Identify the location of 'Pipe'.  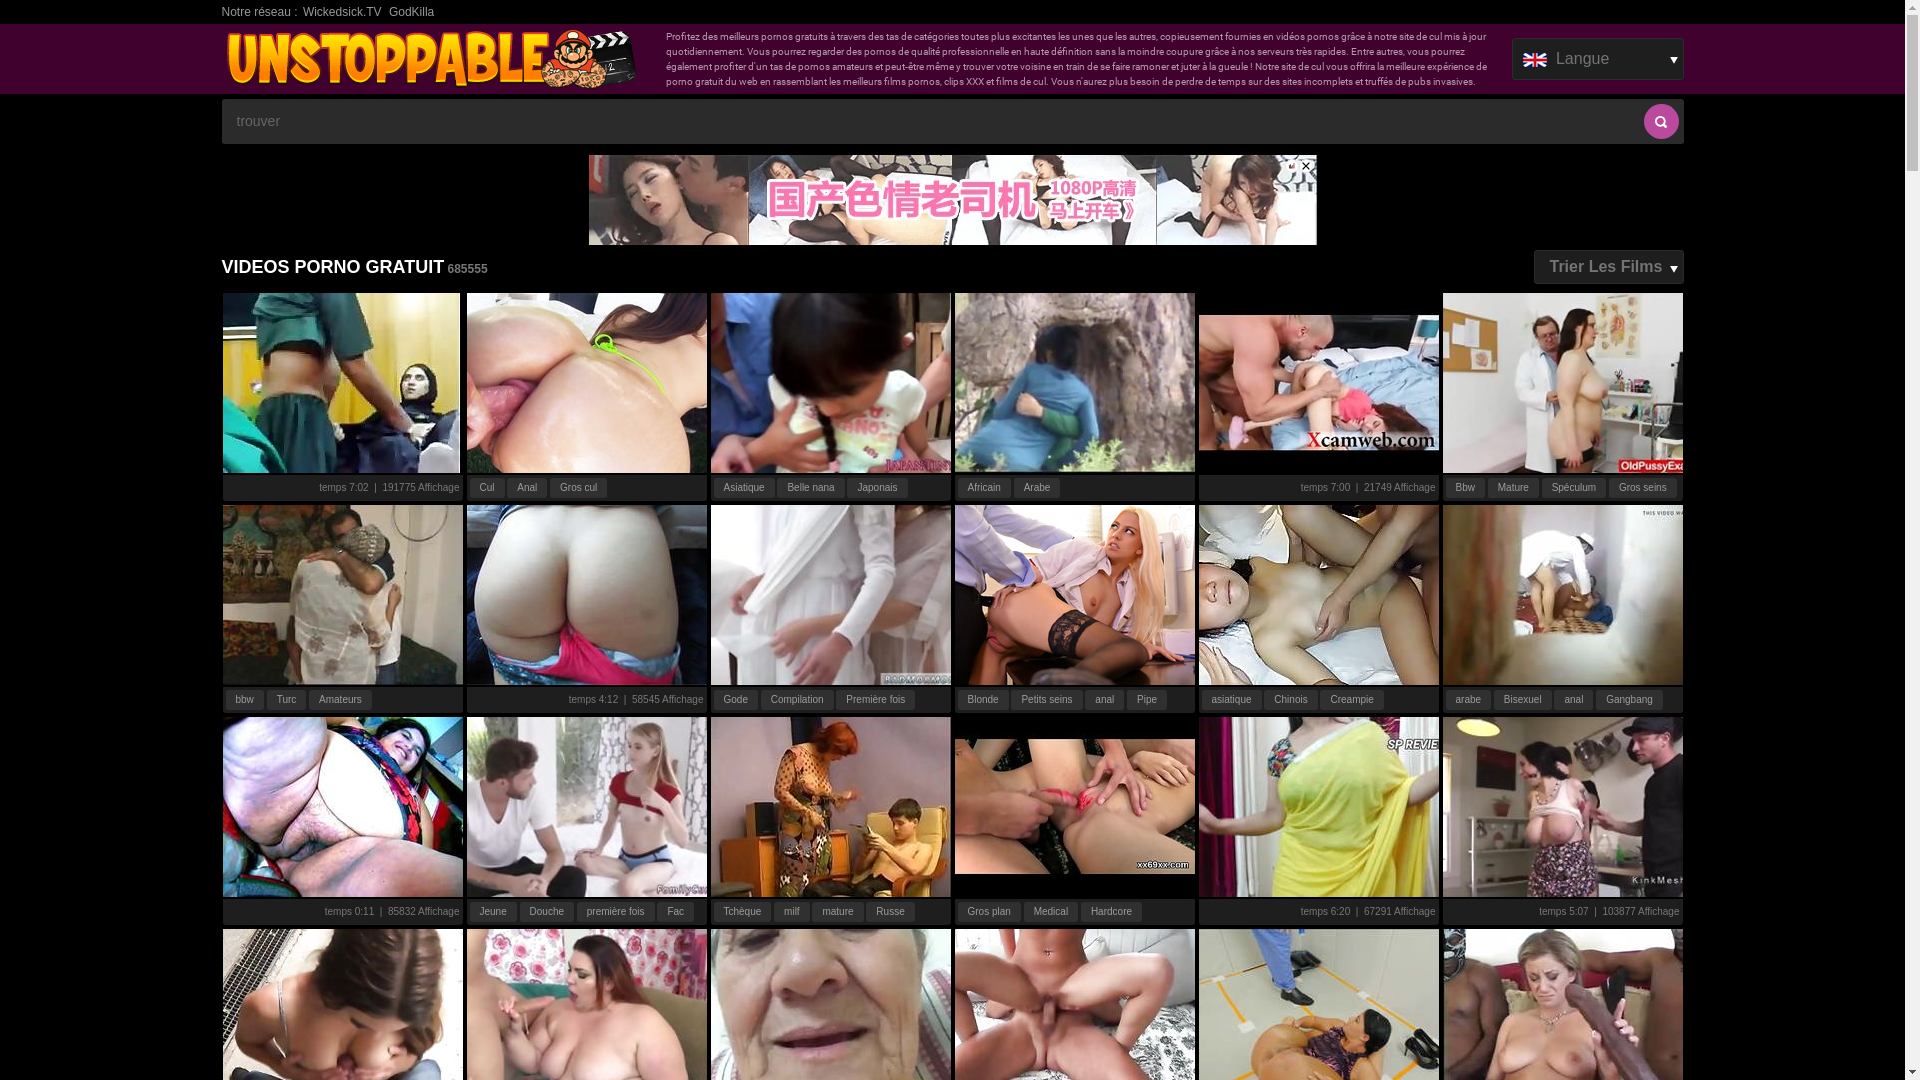
(1147, 698).